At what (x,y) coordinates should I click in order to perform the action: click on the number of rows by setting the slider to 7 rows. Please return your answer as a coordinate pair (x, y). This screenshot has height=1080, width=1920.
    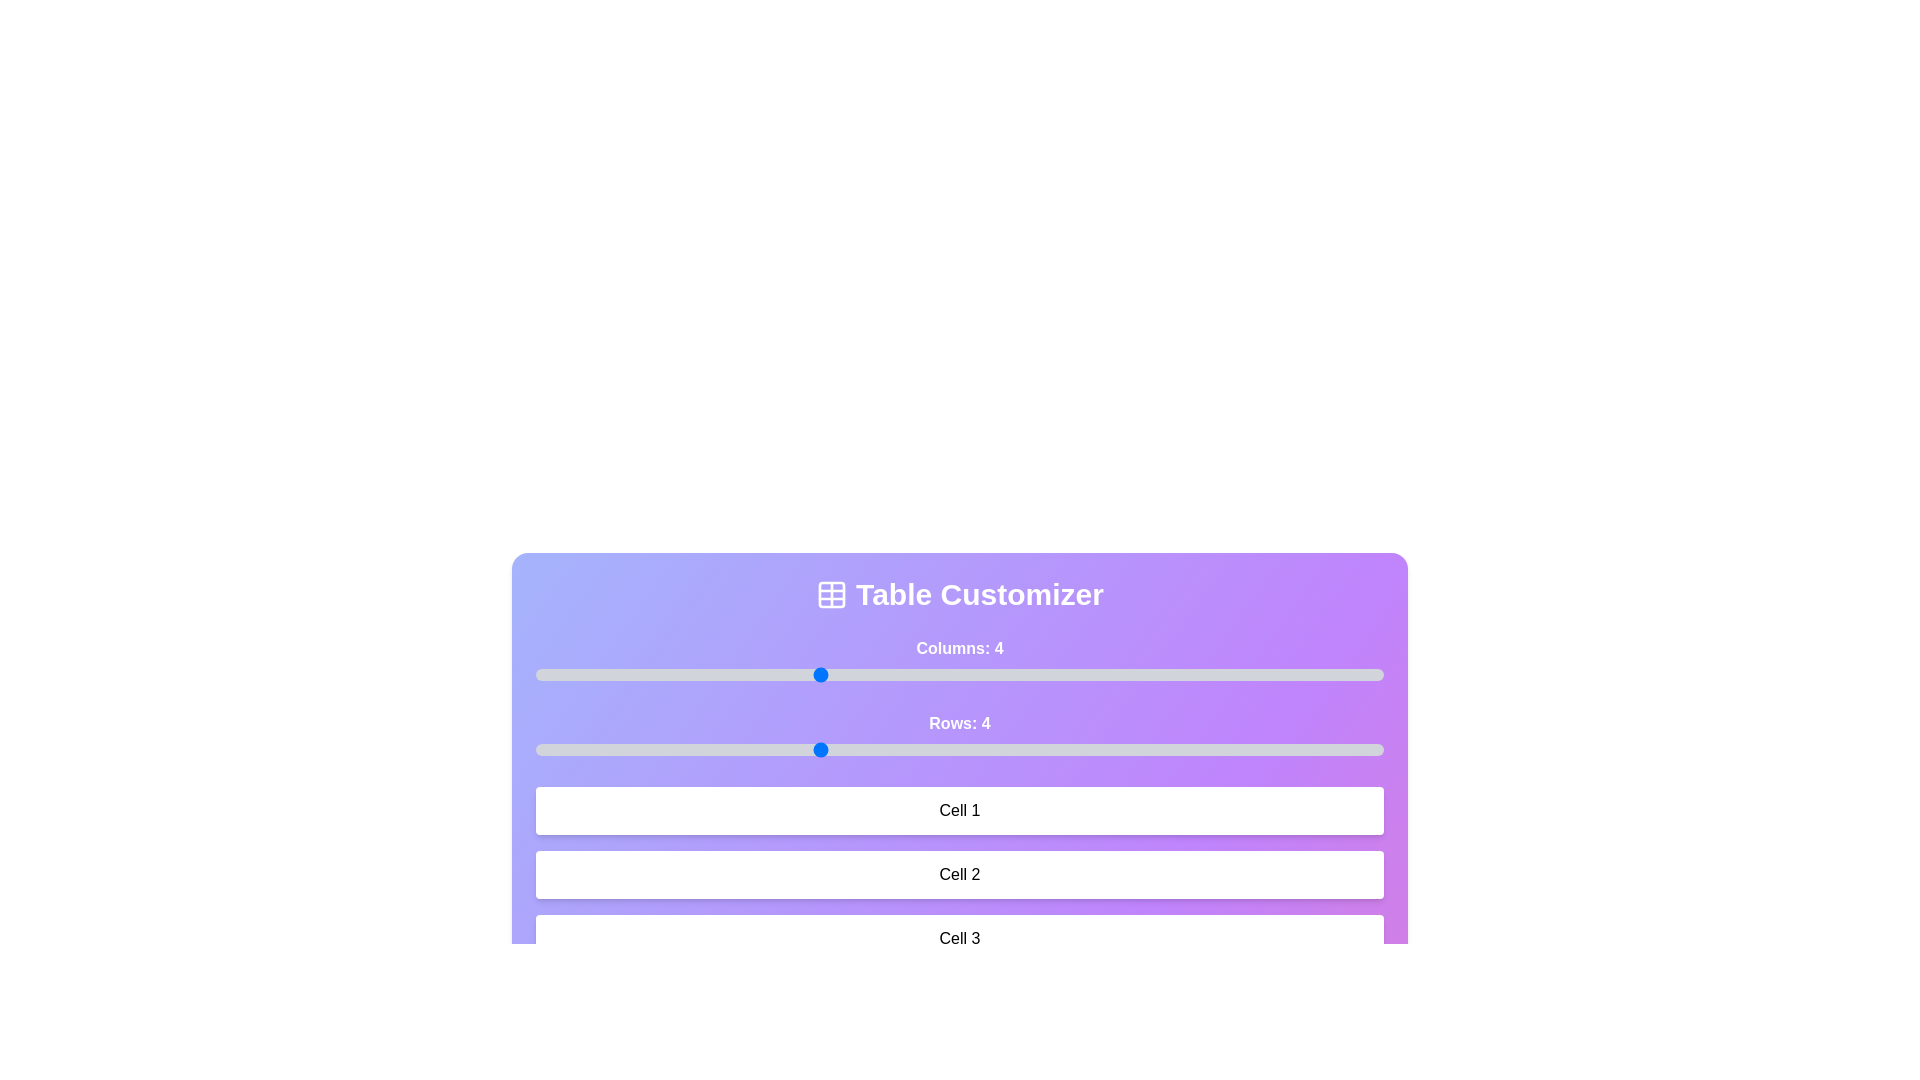
    Looking at the image, I should click on (1241, 749).